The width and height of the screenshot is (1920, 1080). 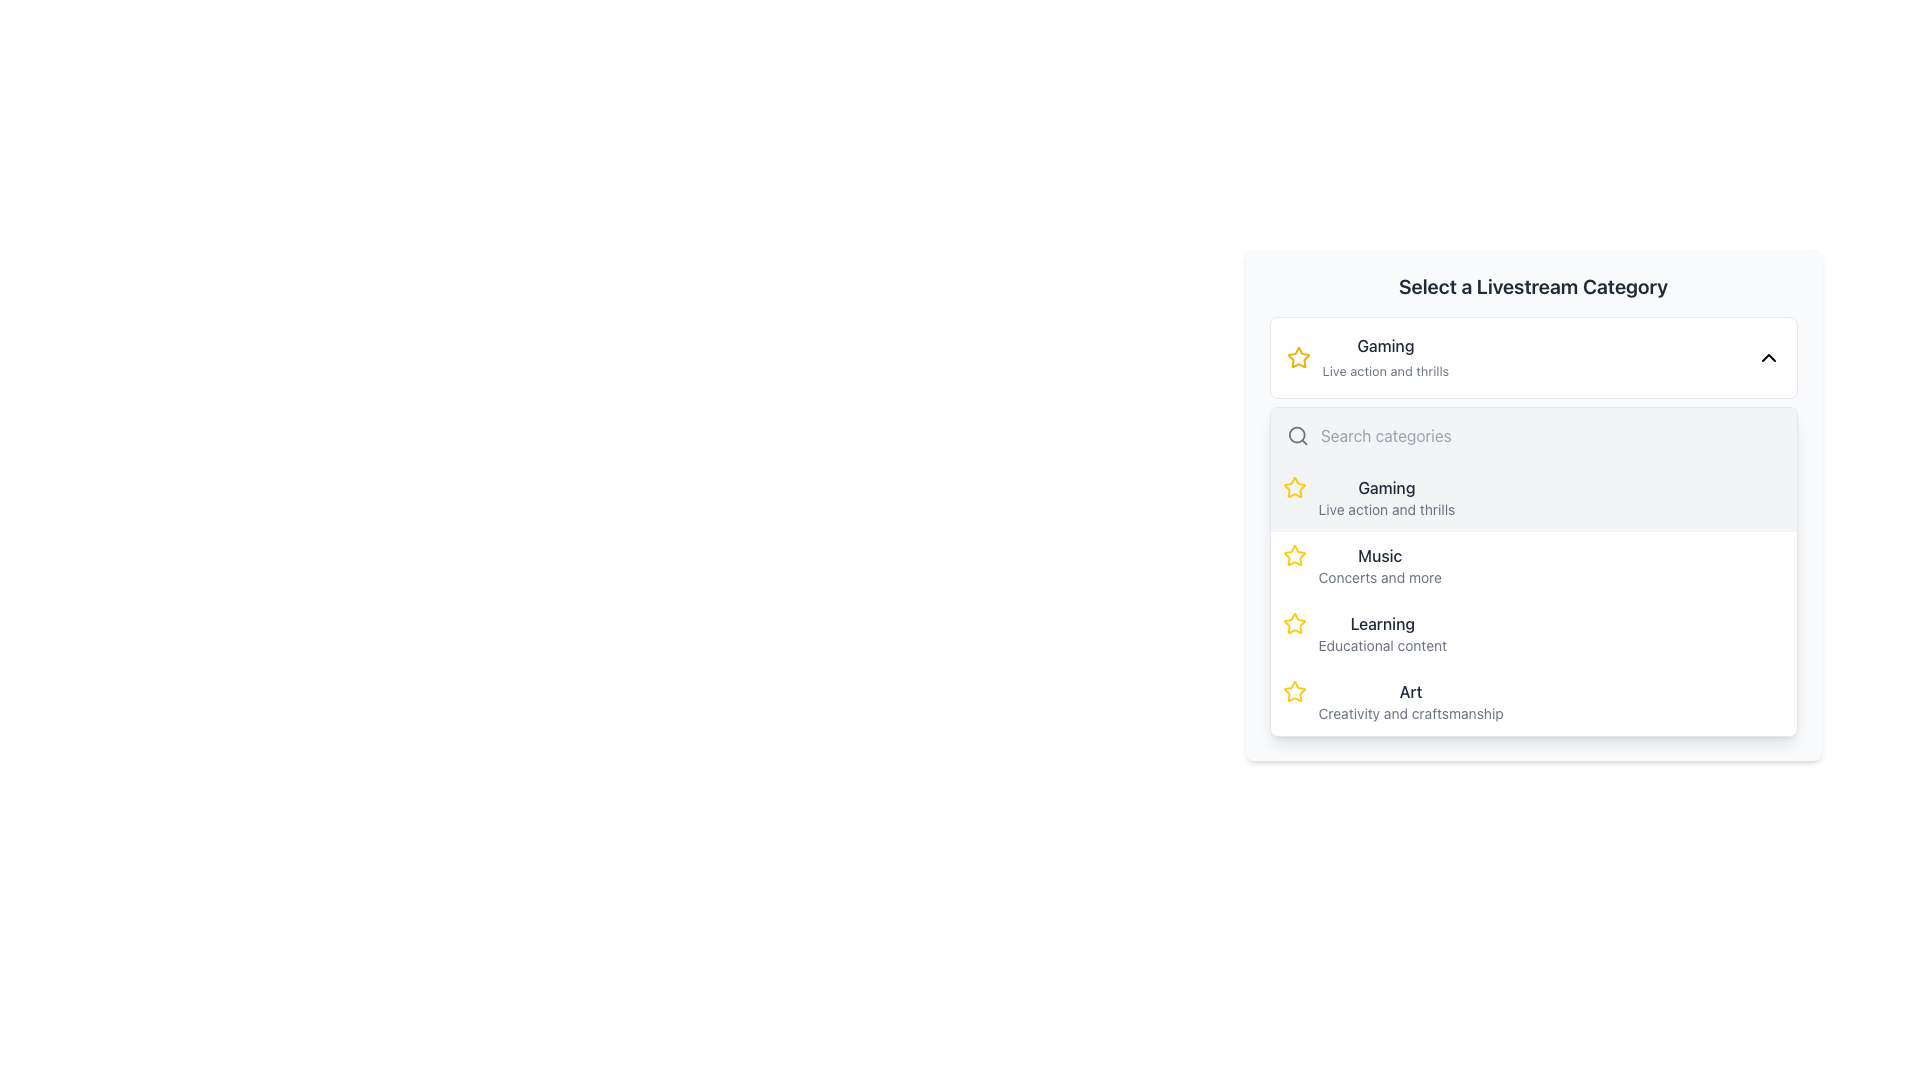 I want to click on text label displaying 'Learning', which is styled in dark gray and positioned above the description 'Educational content', so click(x=1381, y=623).